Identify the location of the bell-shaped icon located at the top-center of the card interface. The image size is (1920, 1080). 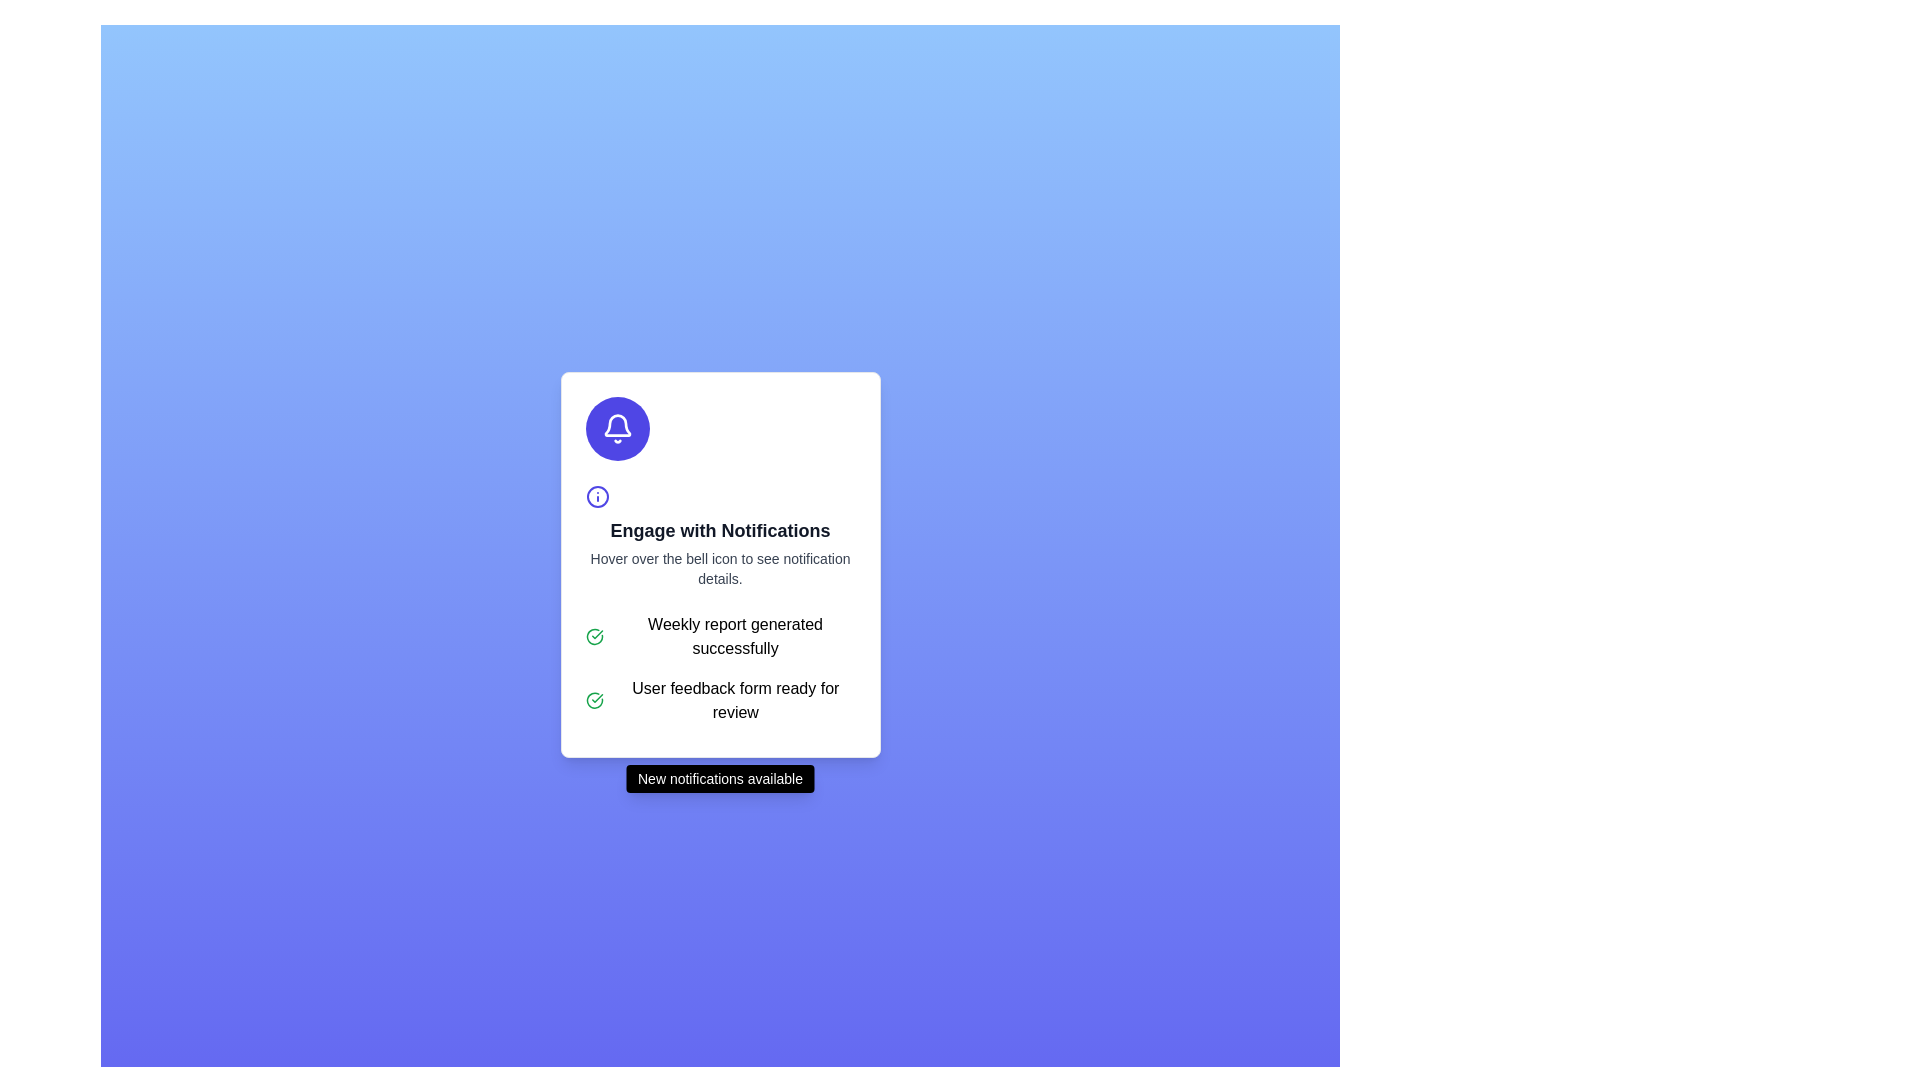
(616, 427).